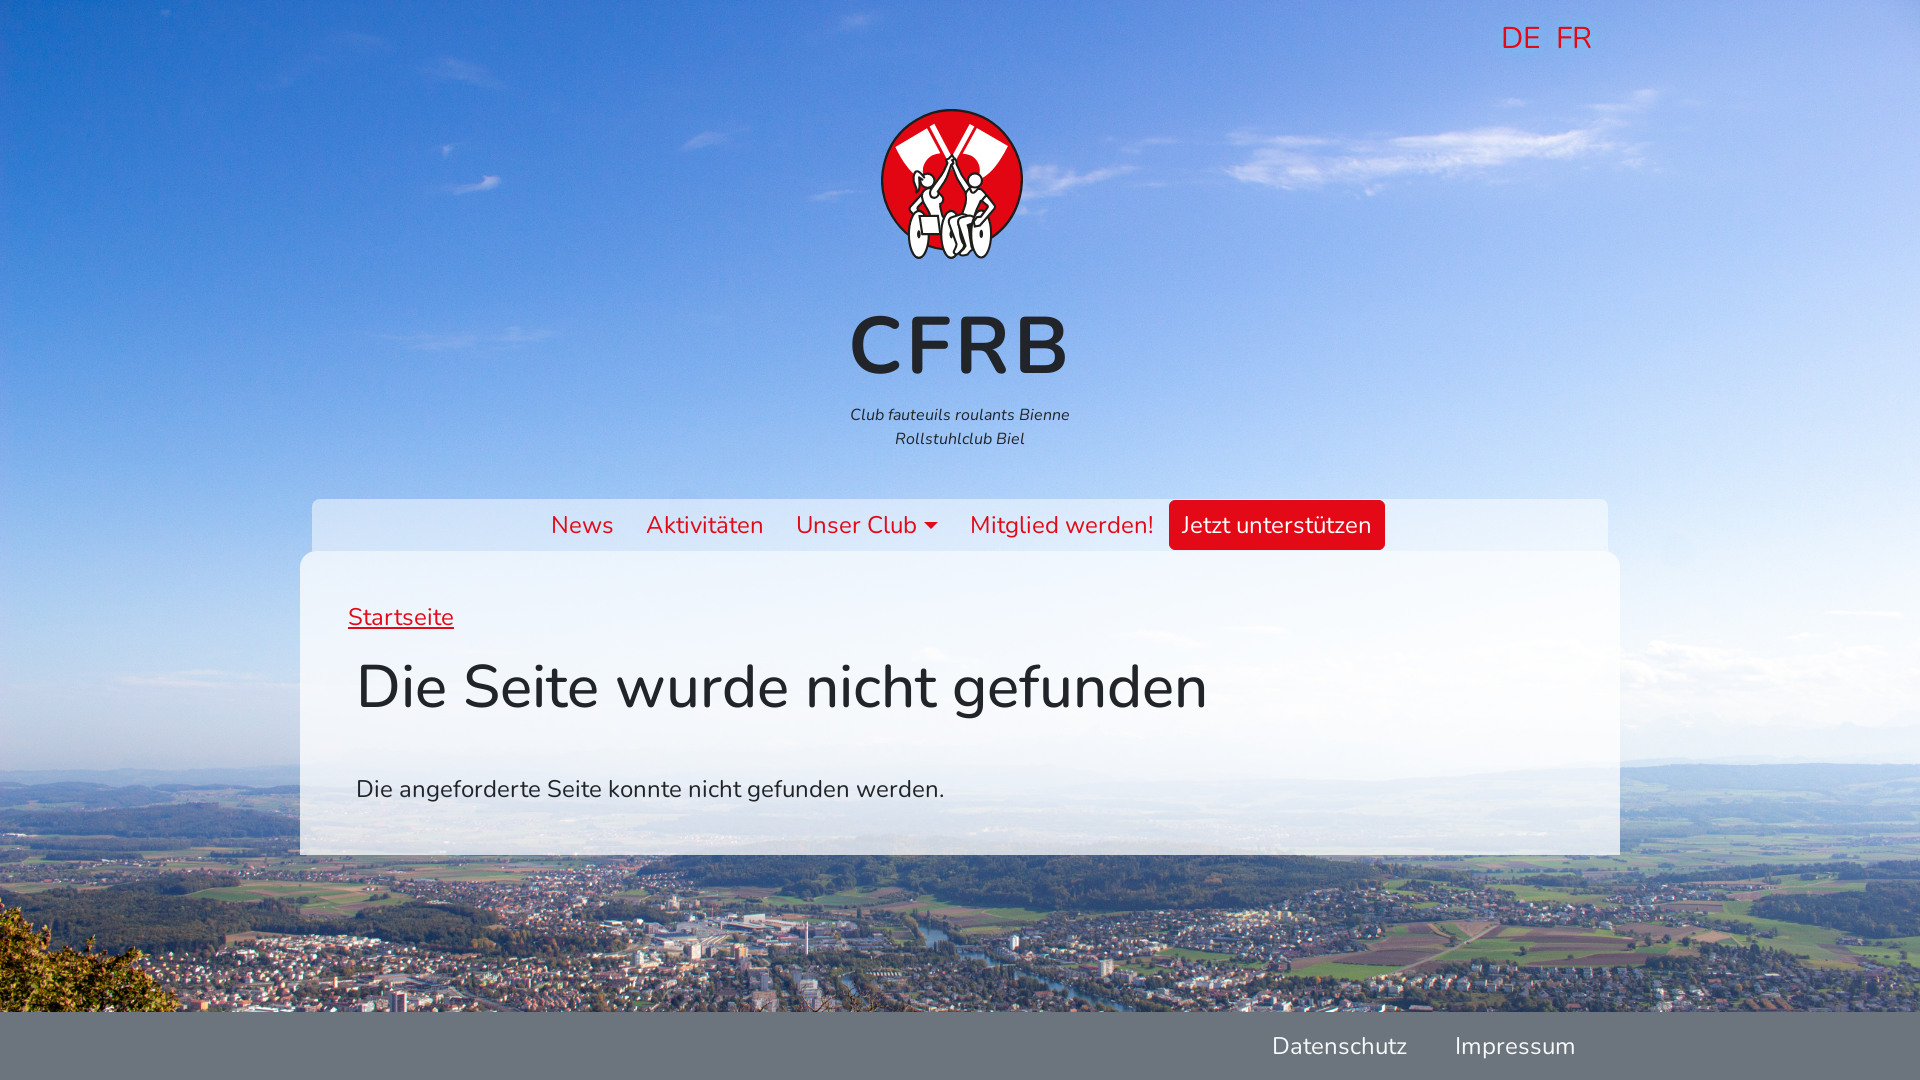  Describe the element at coordinates (581, 523) in the screenshot. I see `'News'` at that location.